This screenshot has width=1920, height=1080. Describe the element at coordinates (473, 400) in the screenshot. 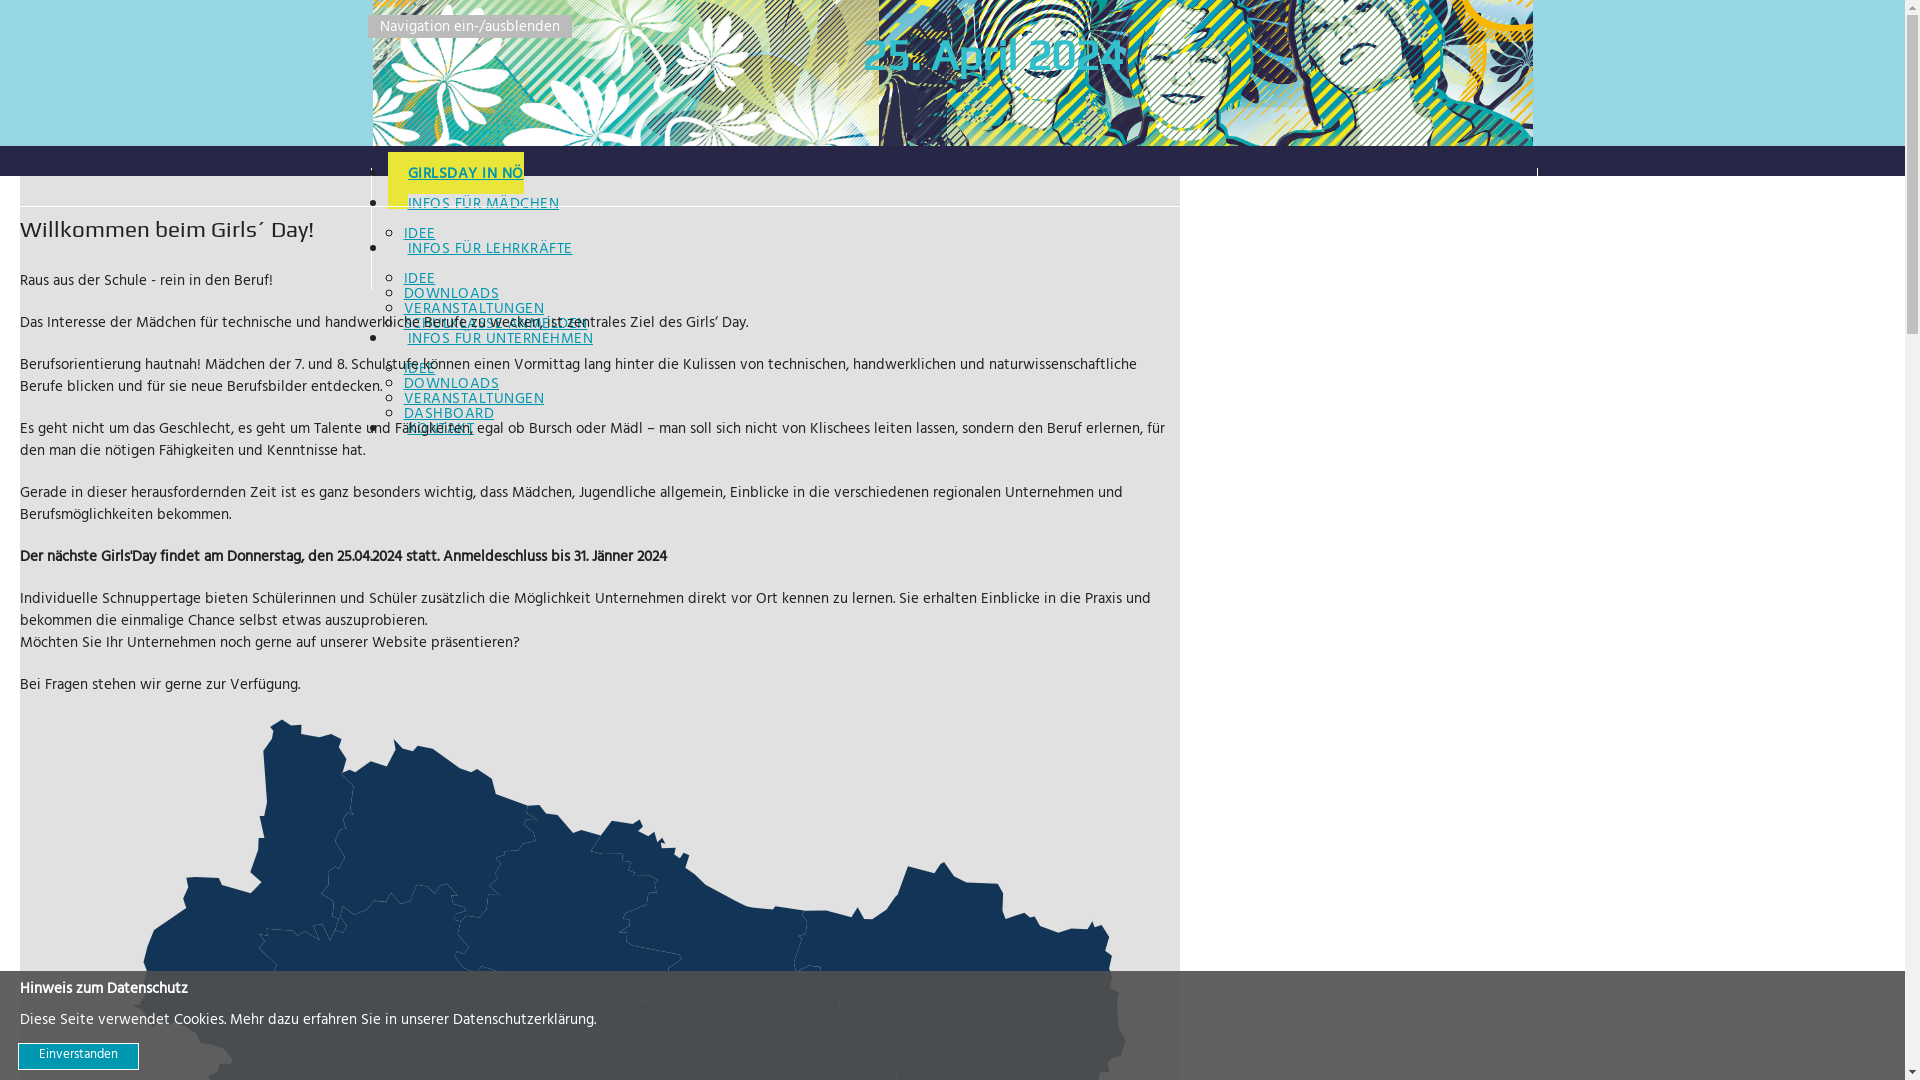

I see `'VERANSTALTUNGEN'` at that location.